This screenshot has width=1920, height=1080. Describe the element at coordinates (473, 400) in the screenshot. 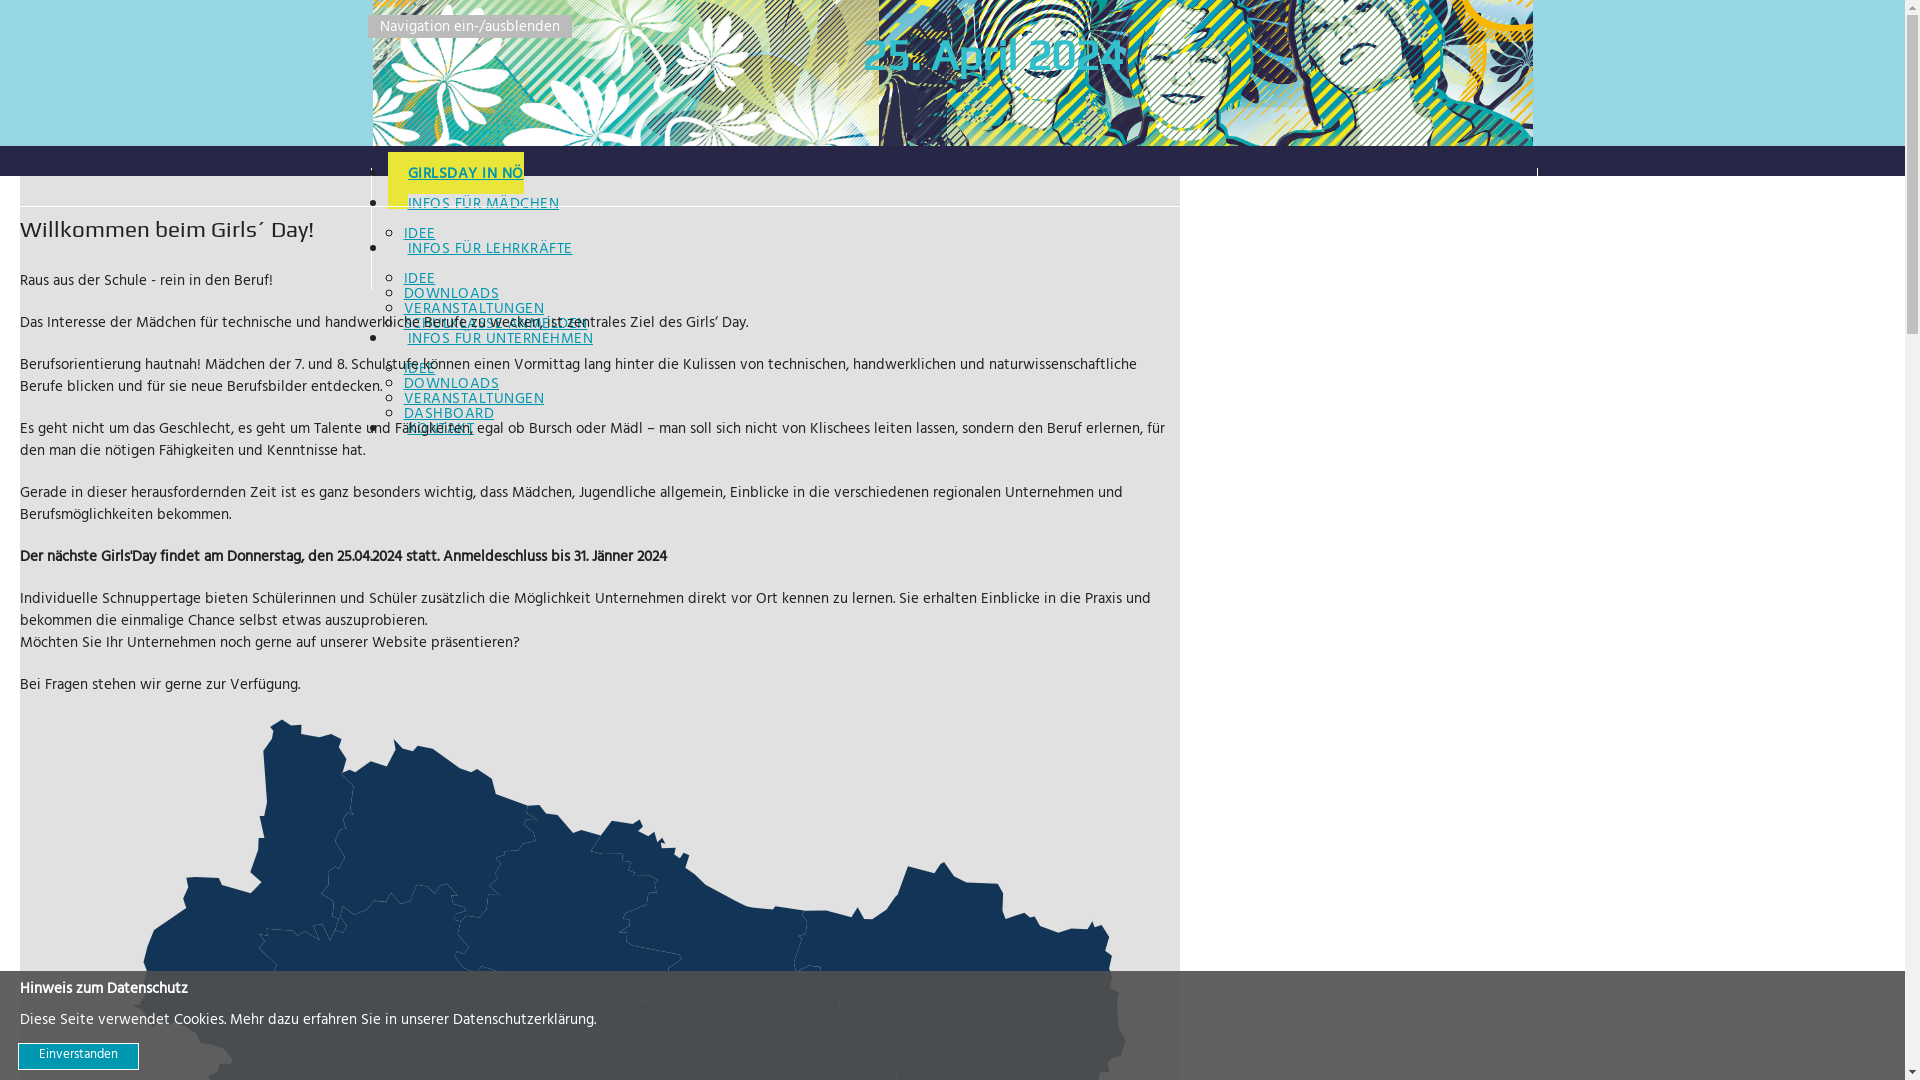

I see `'VERANSTALTUNGEN'` at that location.